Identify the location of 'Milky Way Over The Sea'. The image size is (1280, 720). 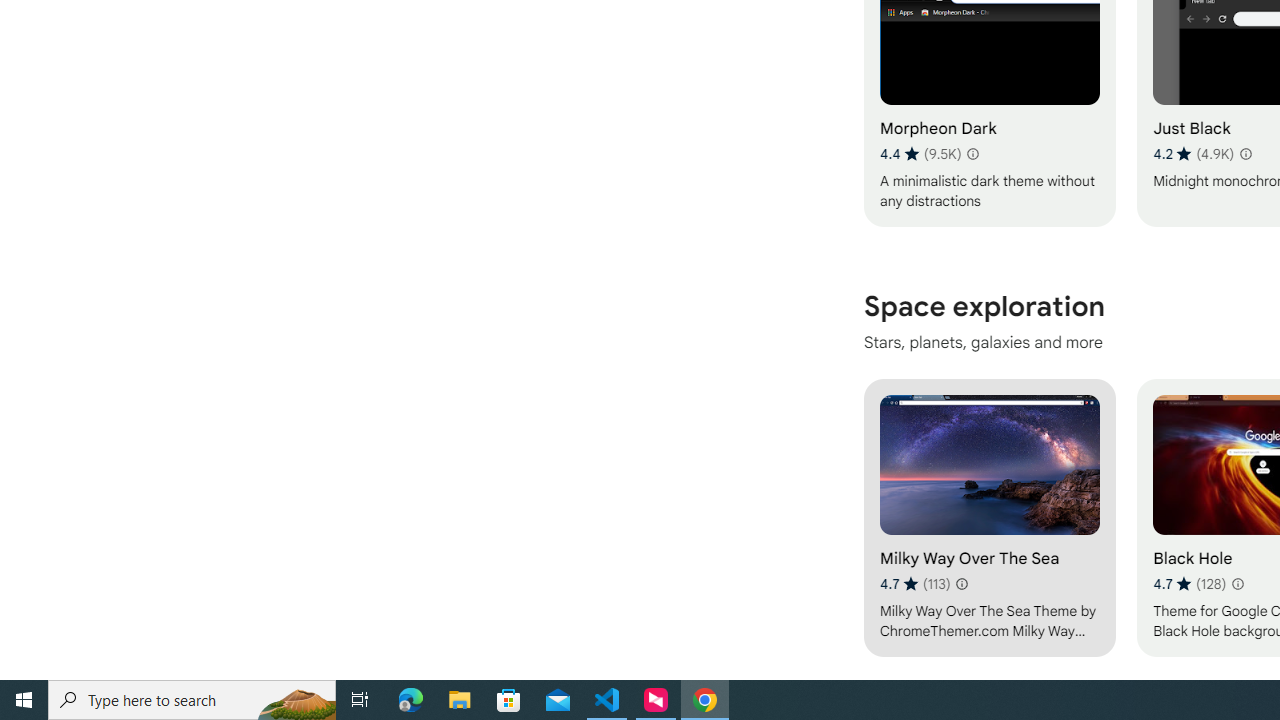
(989, 516).